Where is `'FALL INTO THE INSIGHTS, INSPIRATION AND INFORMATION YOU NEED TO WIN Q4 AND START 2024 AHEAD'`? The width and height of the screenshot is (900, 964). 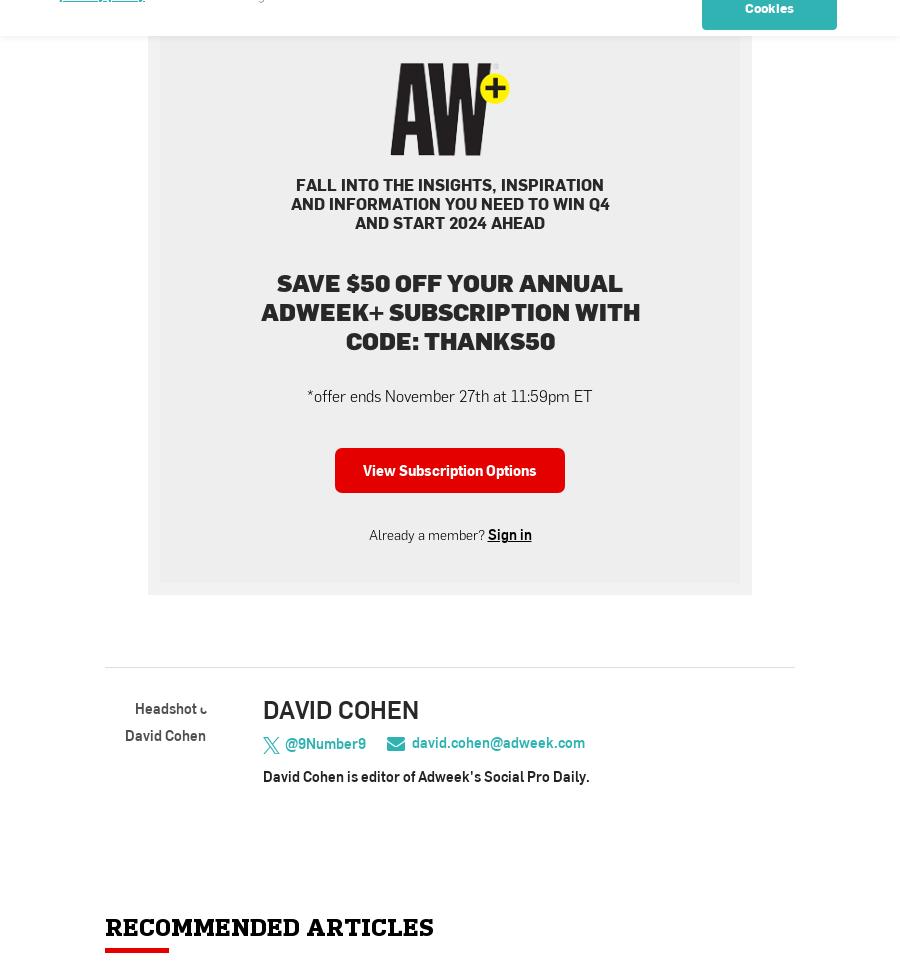
'FALL INTO THE INSIGHTS, INSPIRATION AND INFORMATION YOU NEED TO WIN Q4 AND START 2024 AHEAD' is located at coordinates (449, 202).